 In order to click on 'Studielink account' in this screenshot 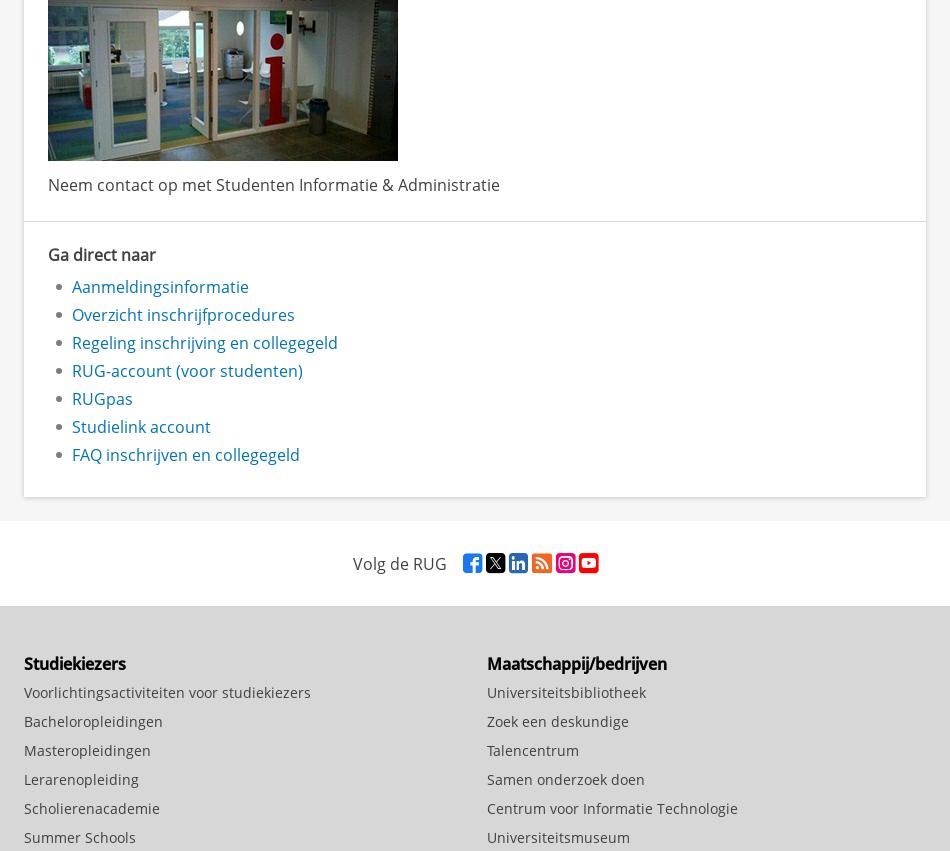, I will do `click(141, 426)`.